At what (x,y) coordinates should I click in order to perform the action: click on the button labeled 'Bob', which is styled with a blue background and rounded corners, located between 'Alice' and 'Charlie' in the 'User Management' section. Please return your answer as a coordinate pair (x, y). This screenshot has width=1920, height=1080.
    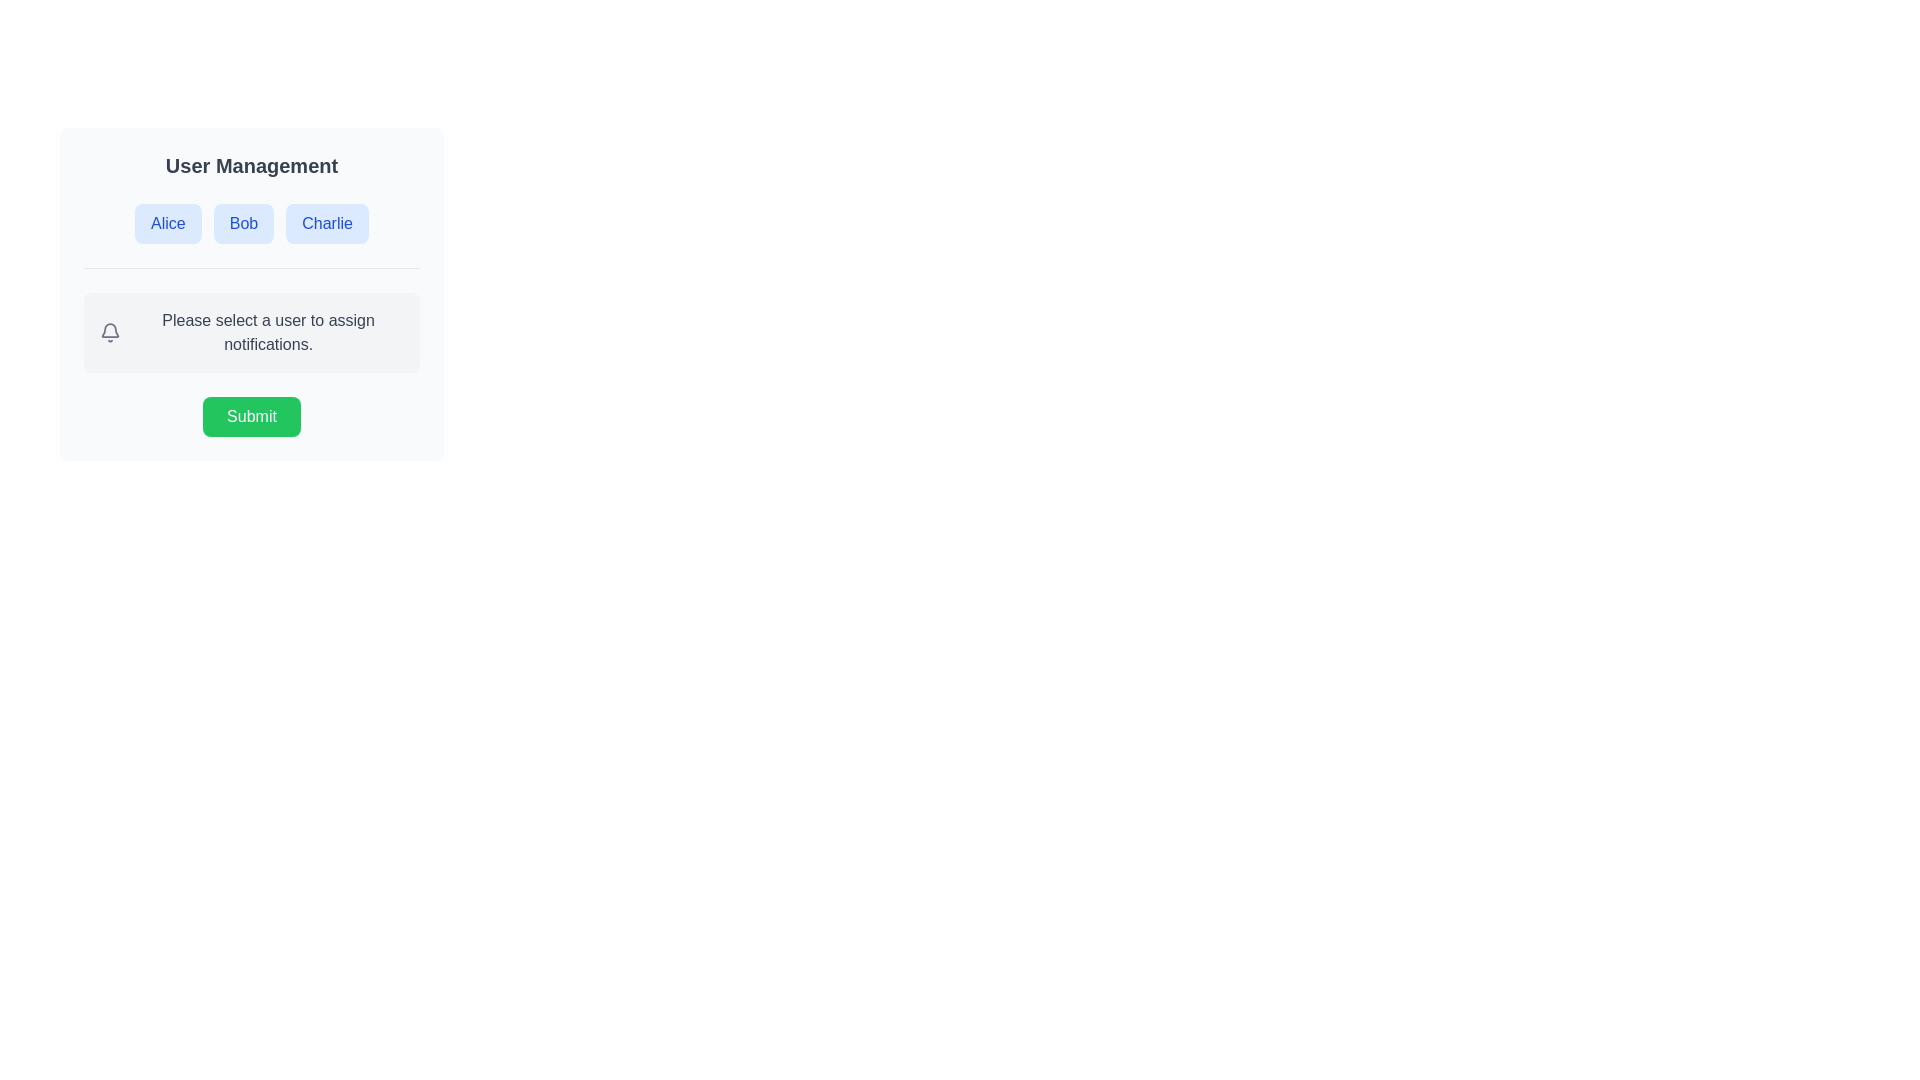
    Looking at the image, I should click on (251, 223).